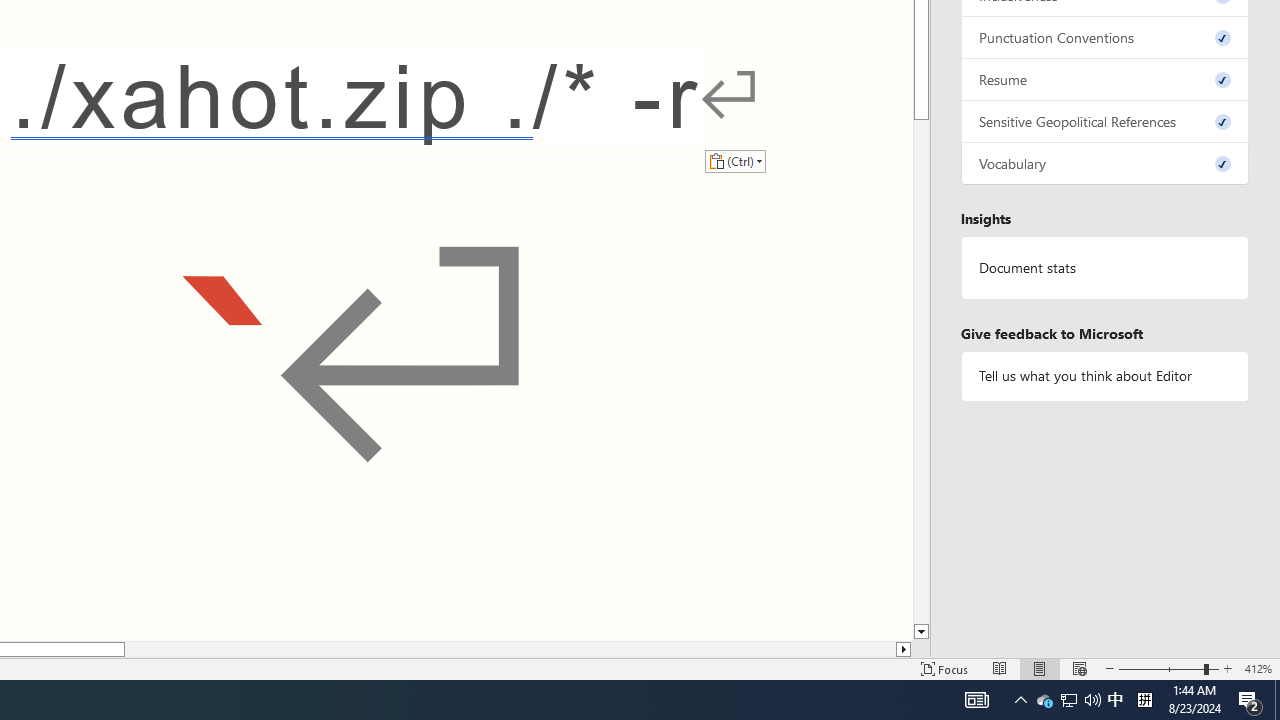 Image resolution: width=1280 pixels, height=720 pixels. Describe the element at coordinates (1104, 266) in the screenshot. I see `'Document statistics'` at that location.